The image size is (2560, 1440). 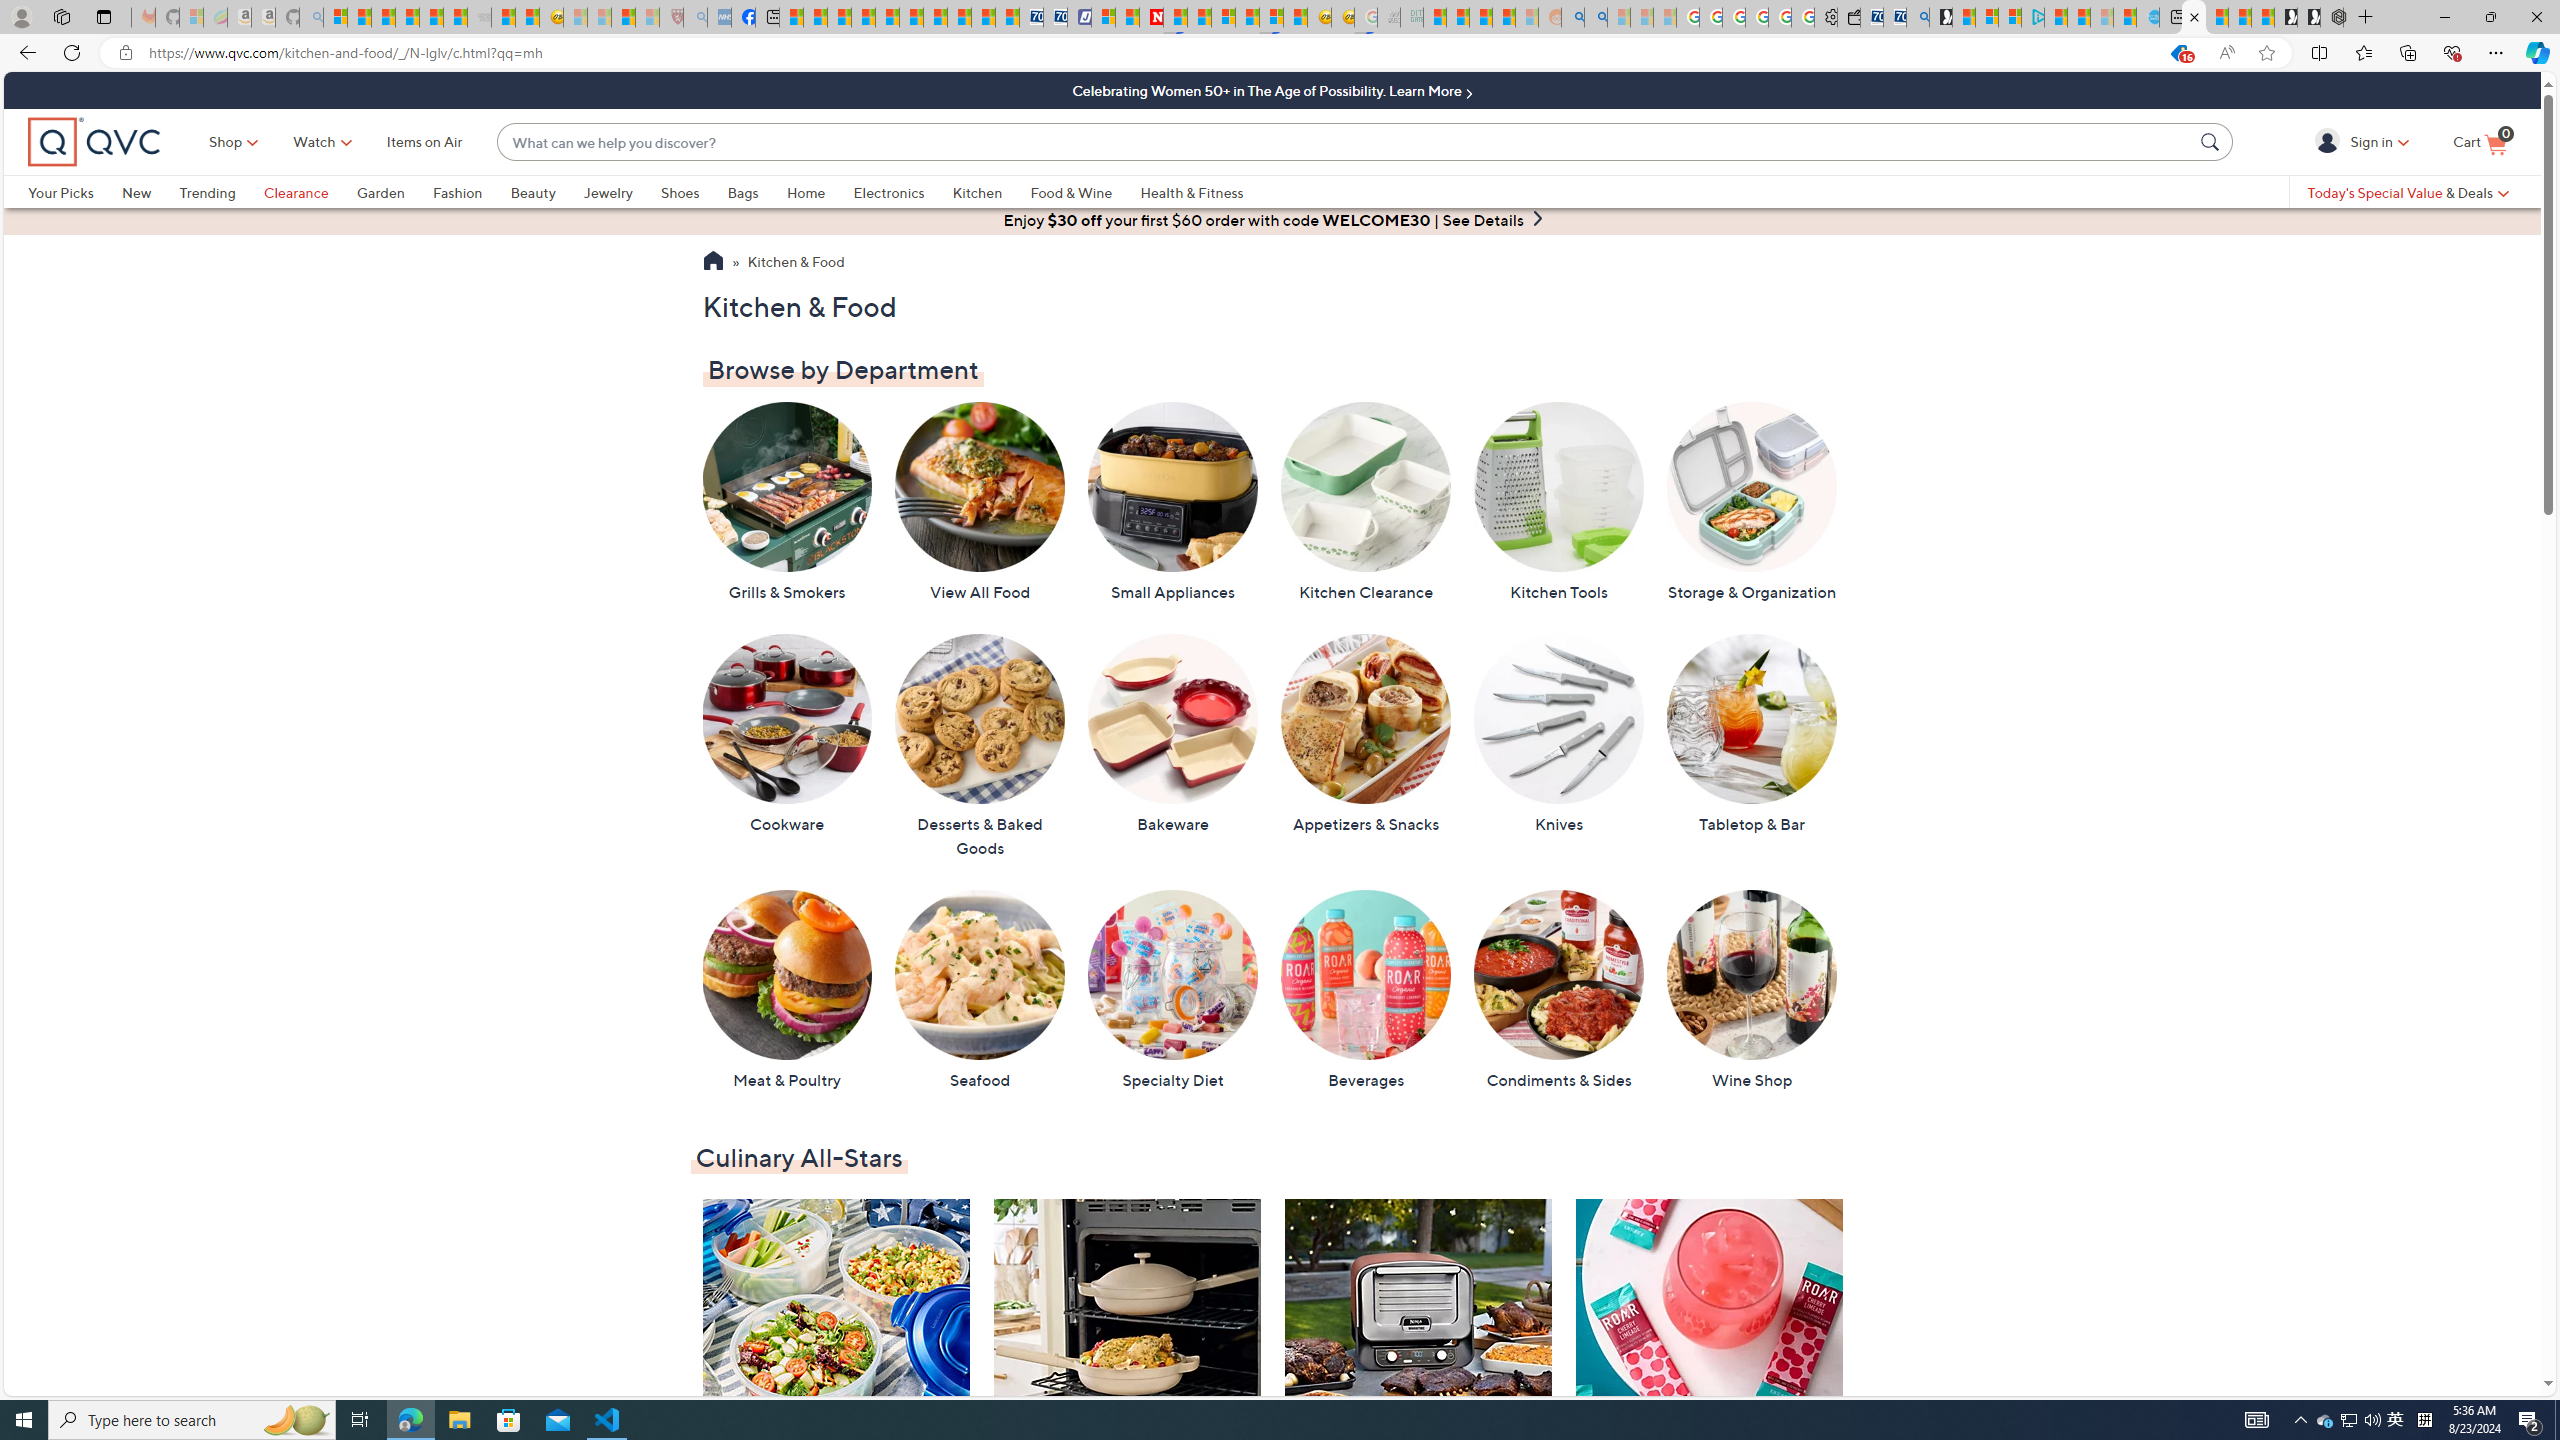 What do you see at coordinates (795, 263) in the screenshot?
I see `'Kitchen & Food'` at bounding box center [795, 263].